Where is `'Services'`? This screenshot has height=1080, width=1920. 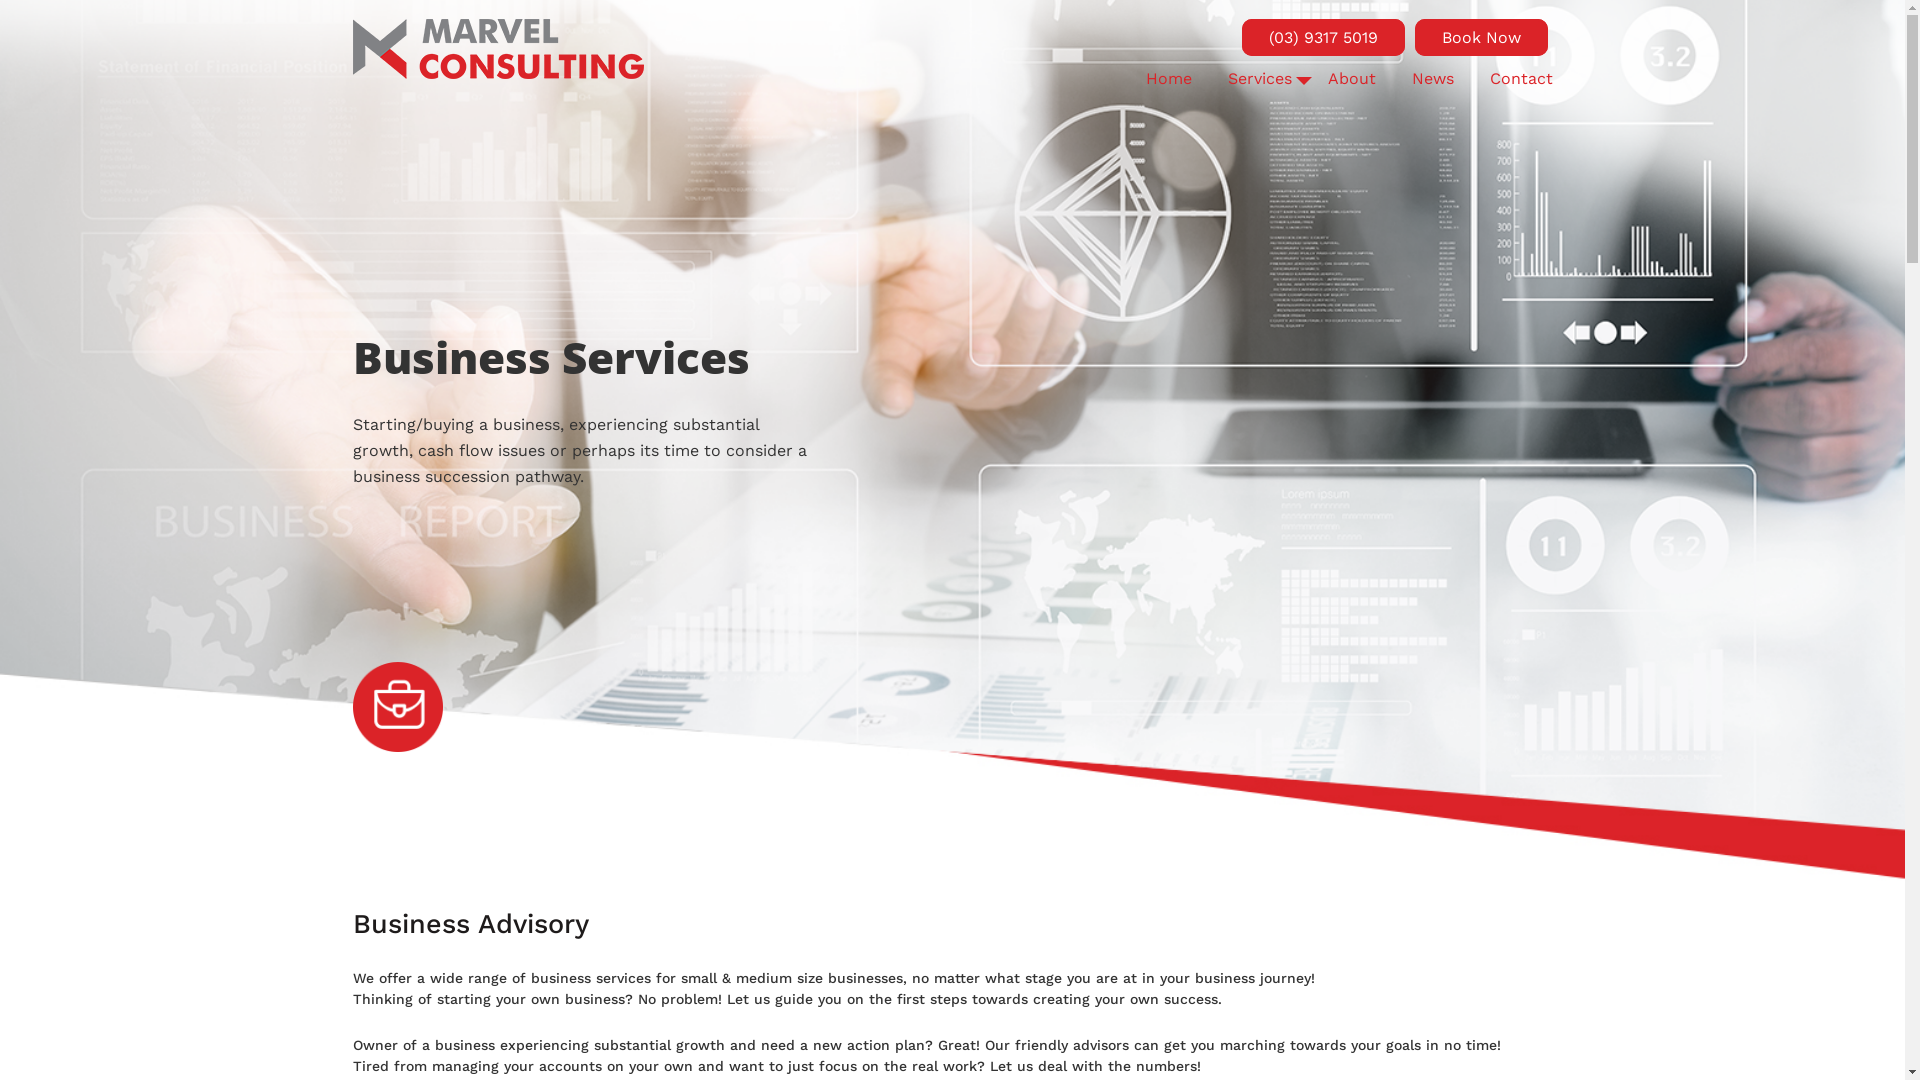 'Services' is located at coordinates (1258, 77).